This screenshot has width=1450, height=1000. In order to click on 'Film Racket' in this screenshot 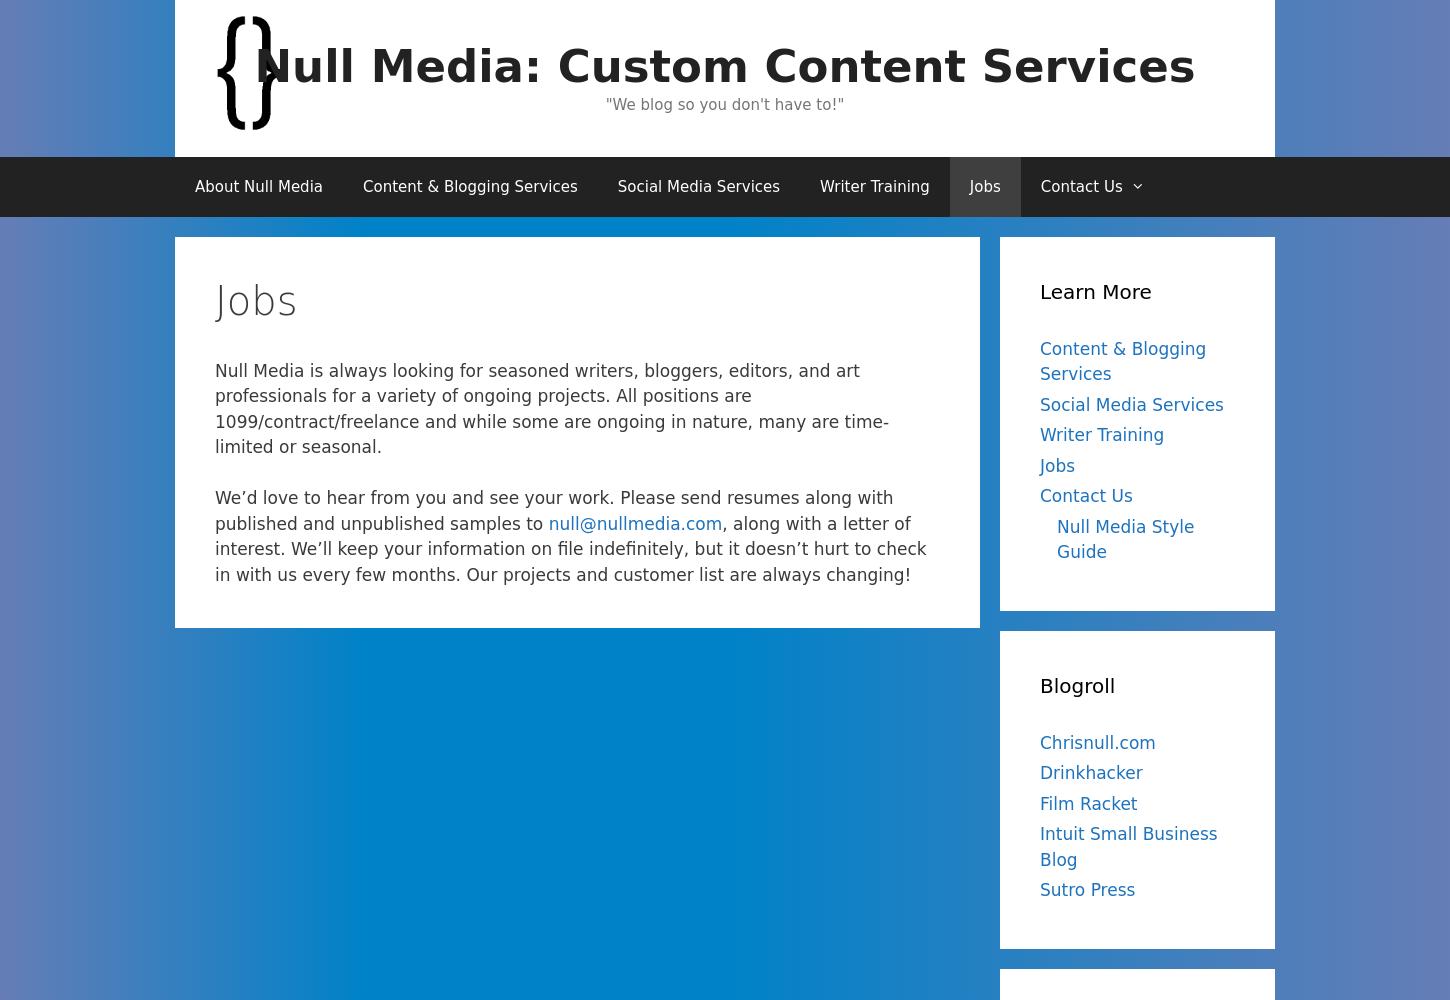, I will do `click(1088, 803)`.